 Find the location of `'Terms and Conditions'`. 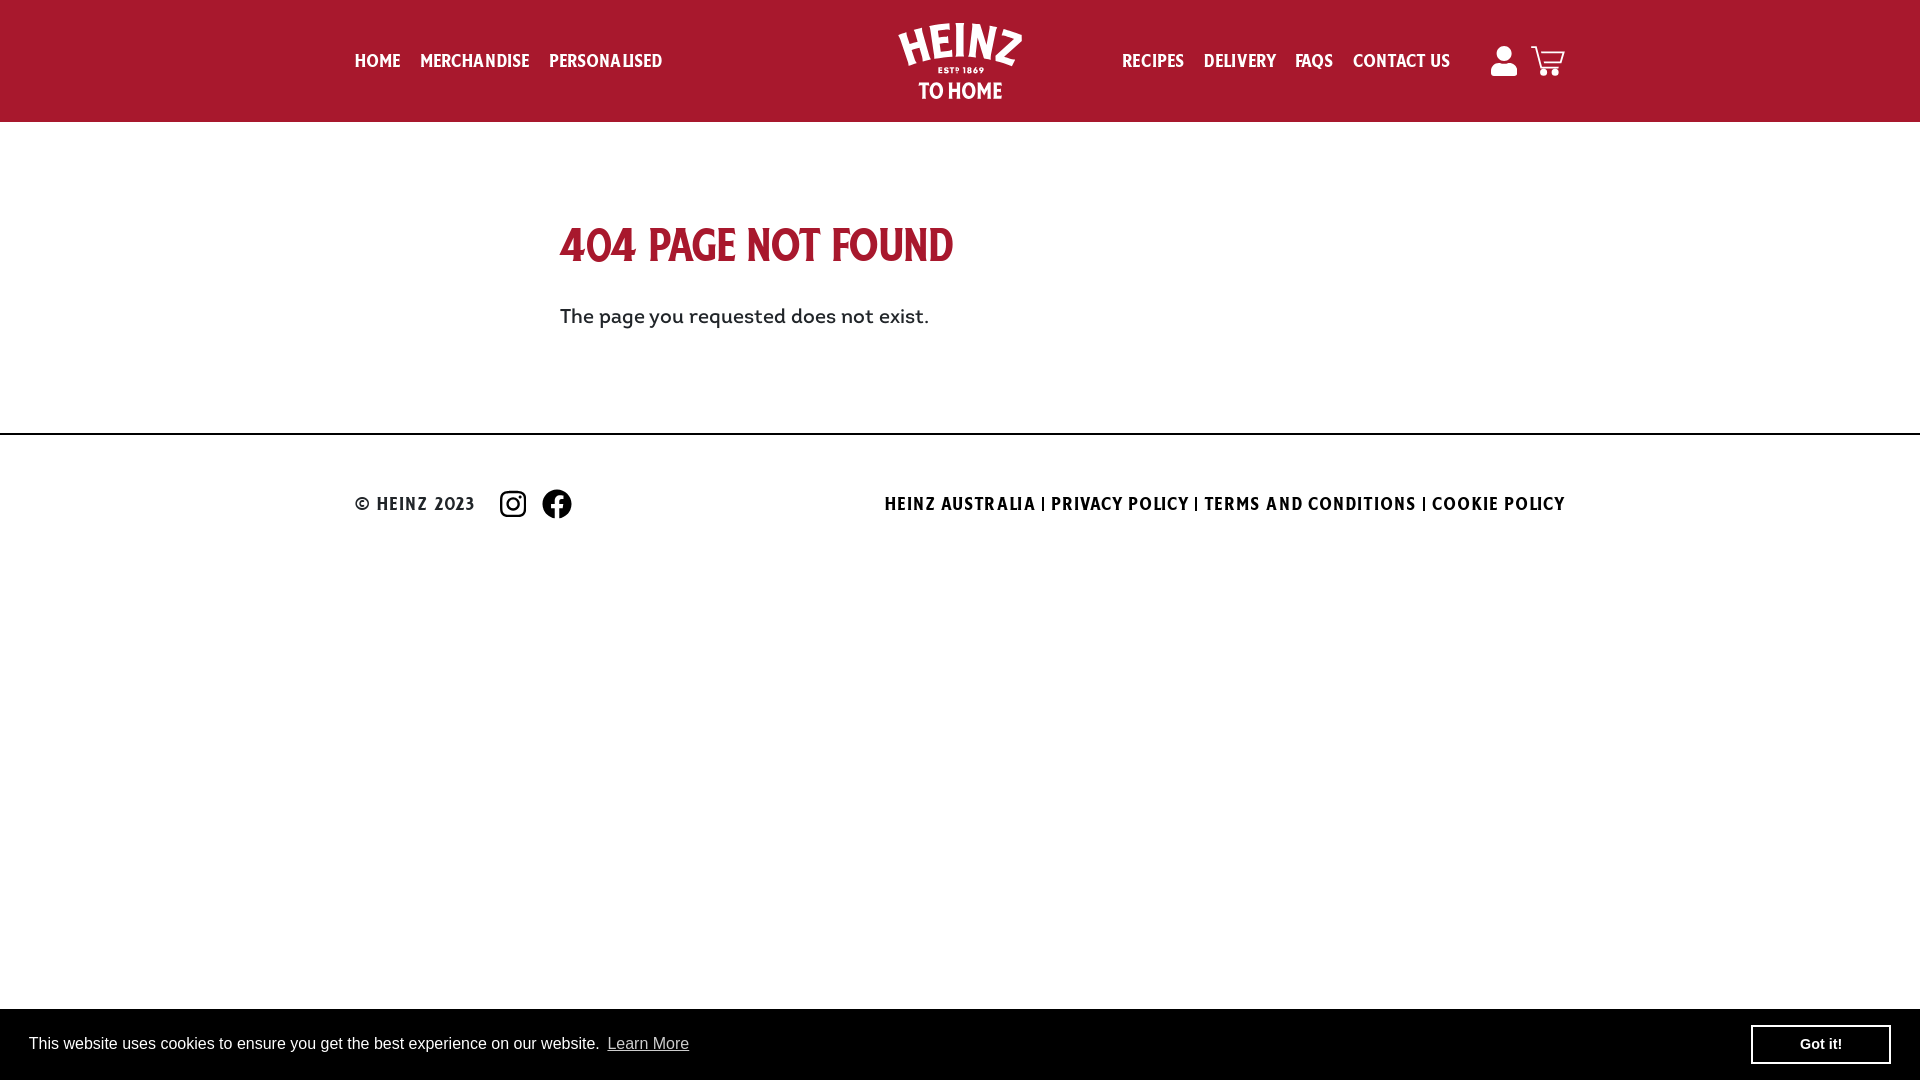

'Terms and Conditions' is located at coordinates (1203, 503).